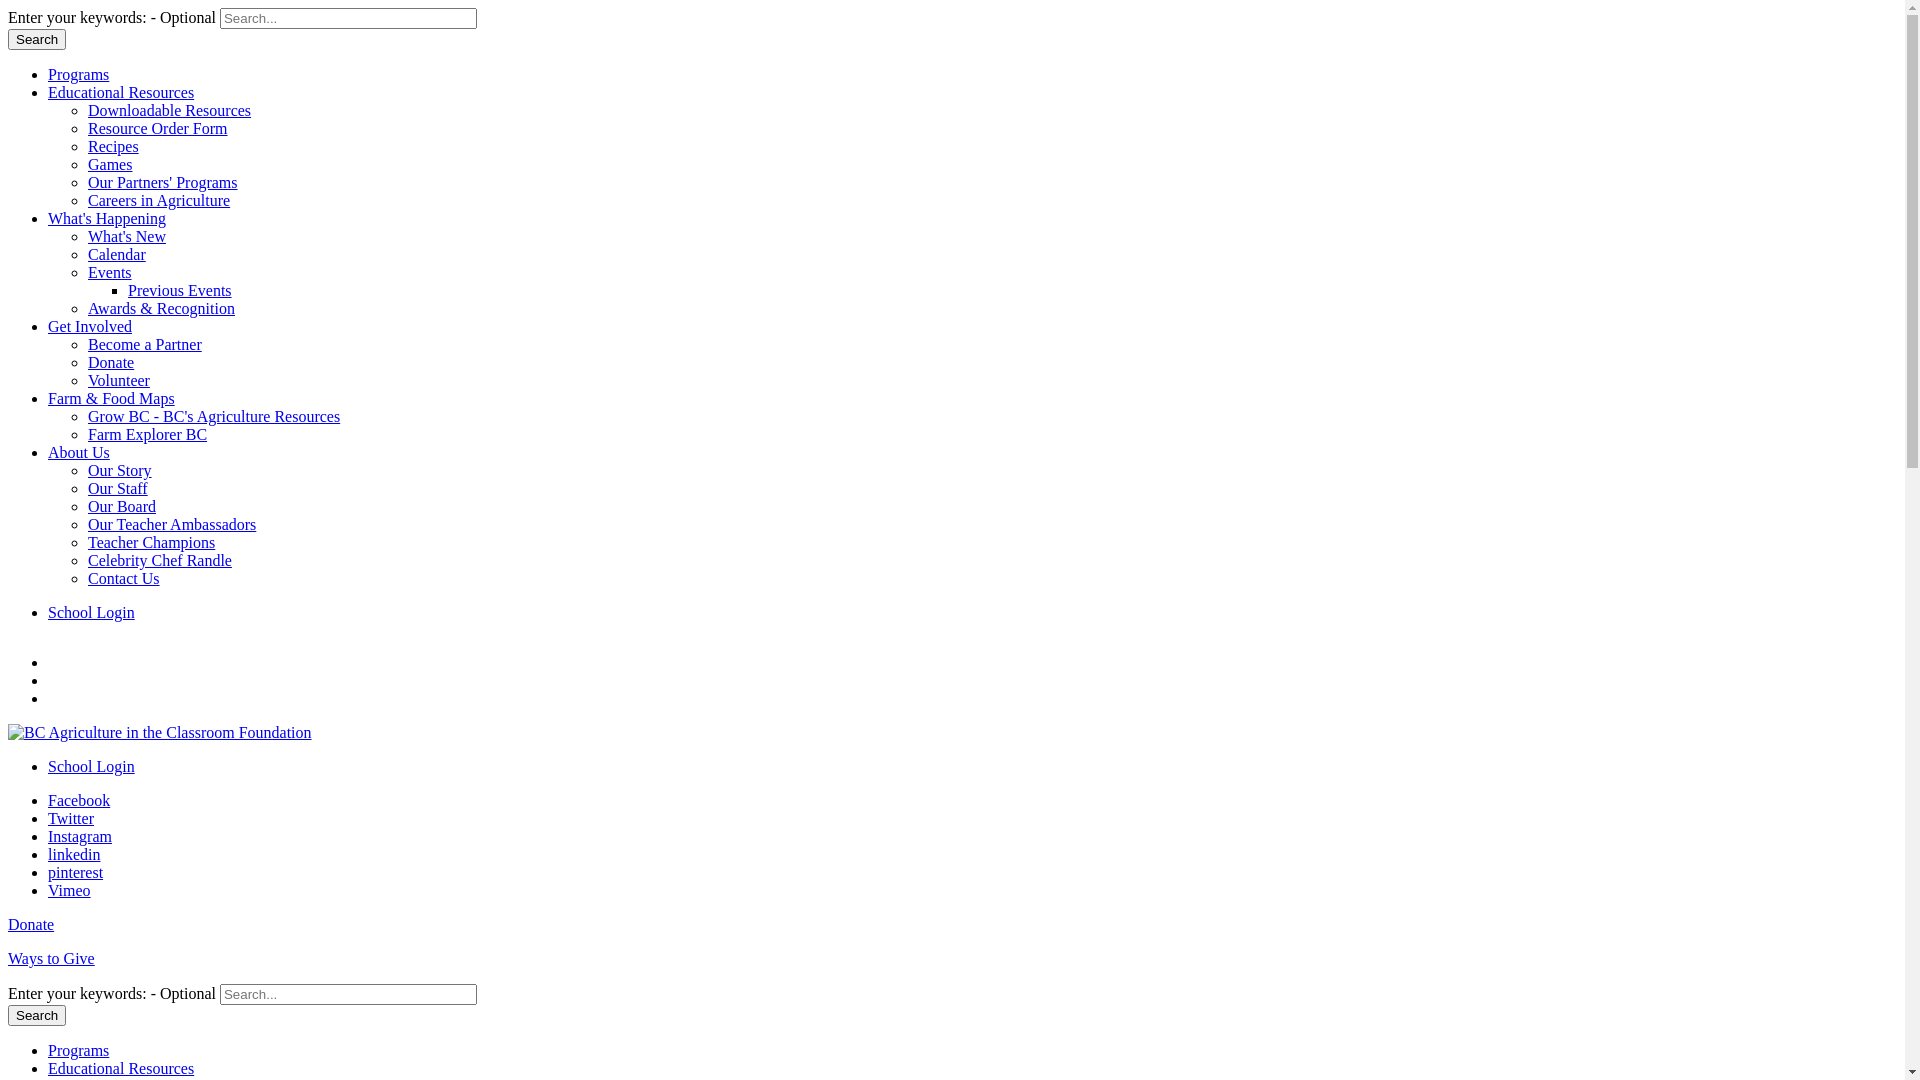 This screenshot has height=1080, width=1920. I want to click on 'Awards & Recognition', so click(161, 308).